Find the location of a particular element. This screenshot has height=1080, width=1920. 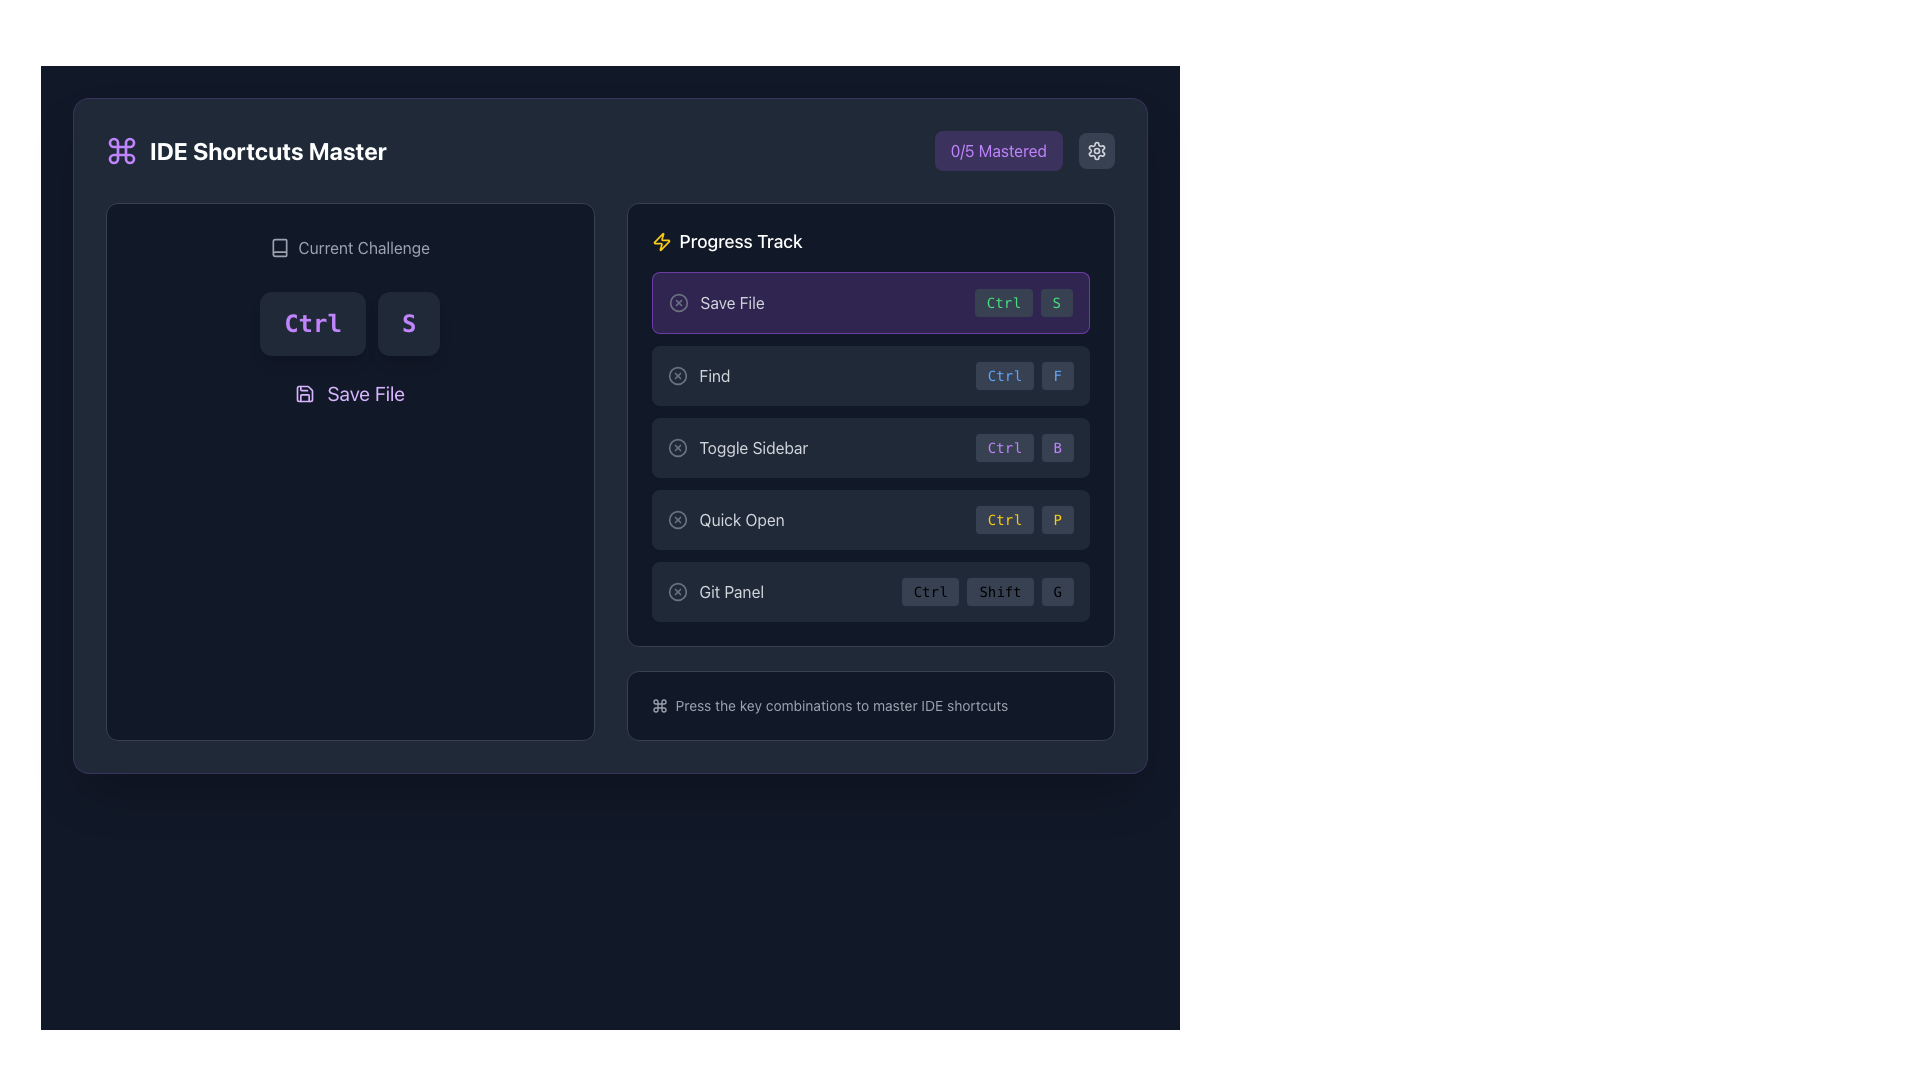

the list item labeled 'Toggle Sidebar' within the dark-themed shortcut guide, positioned between 'Find' and 'Quick Open' is located at coordinates (870, 471).